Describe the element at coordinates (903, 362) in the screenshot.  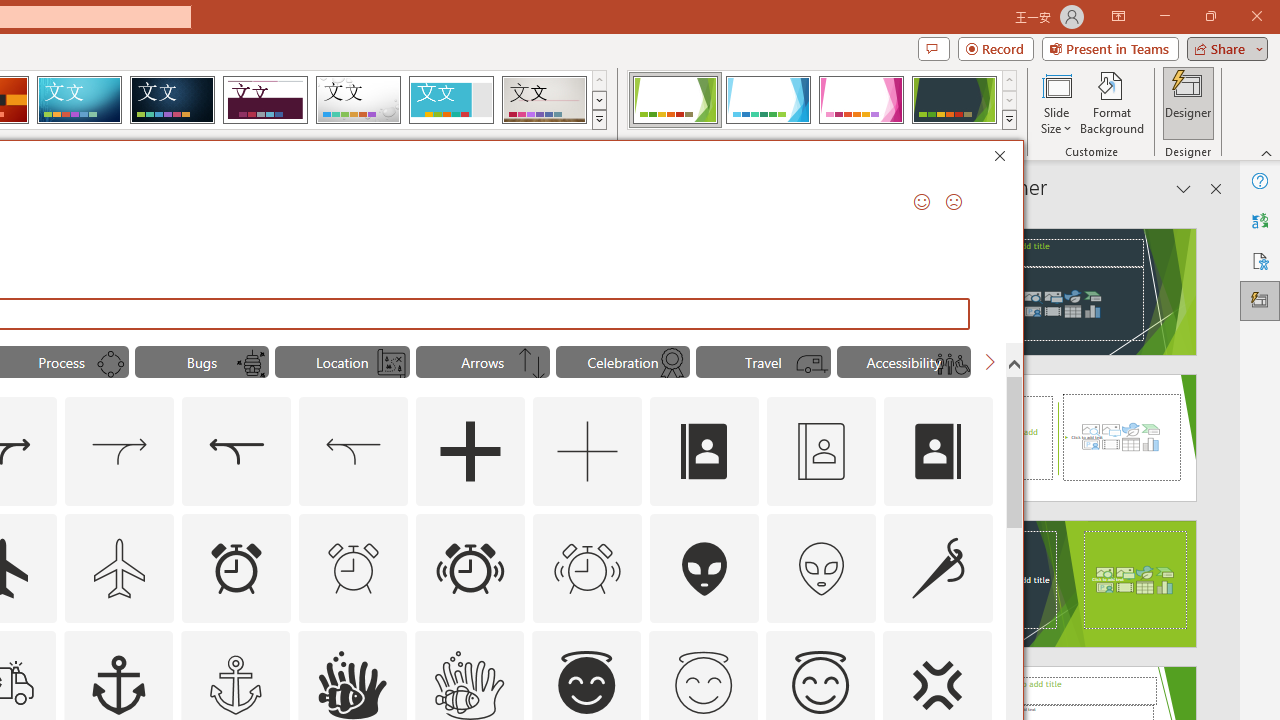
I see `'"Accessibility" Icons.'` at that location.